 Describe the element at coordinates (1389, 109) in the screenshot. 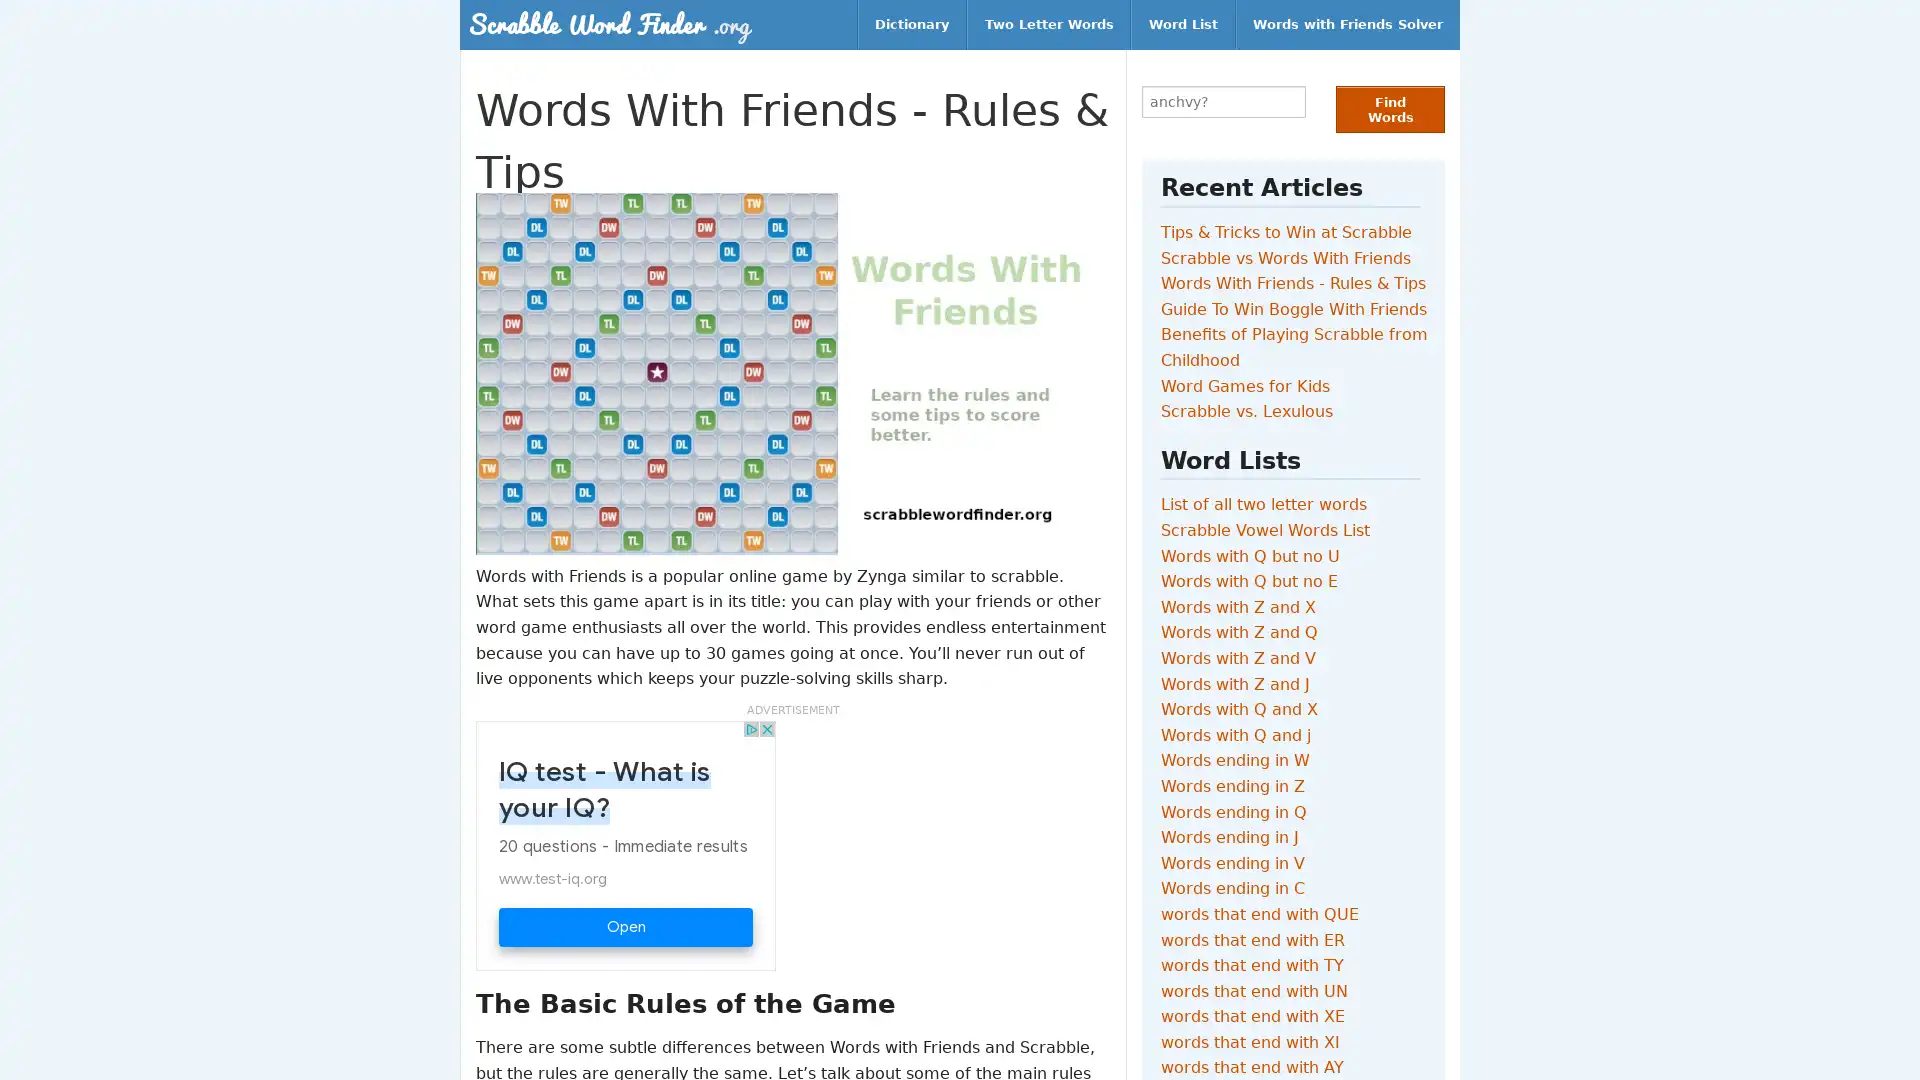

I see `Find Words` at that location.